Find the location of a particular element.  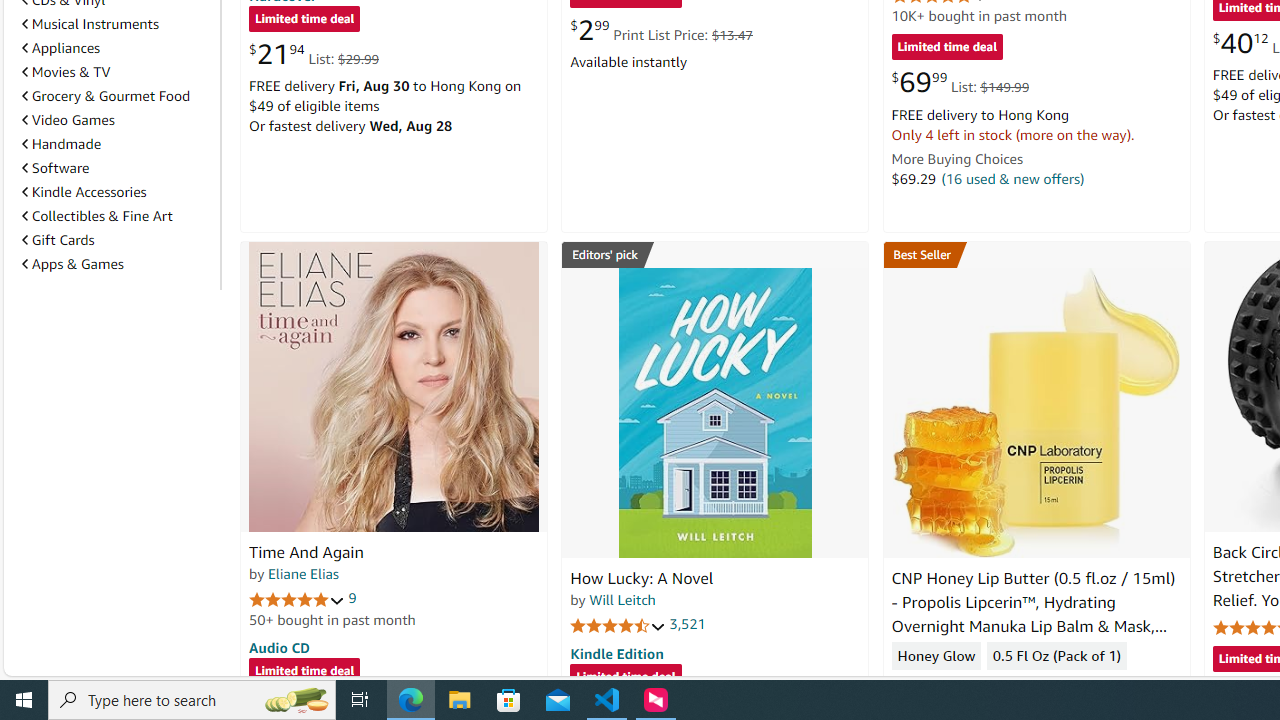

'Best Seller in Lip Butters' is located at coordinates (1036, 253).